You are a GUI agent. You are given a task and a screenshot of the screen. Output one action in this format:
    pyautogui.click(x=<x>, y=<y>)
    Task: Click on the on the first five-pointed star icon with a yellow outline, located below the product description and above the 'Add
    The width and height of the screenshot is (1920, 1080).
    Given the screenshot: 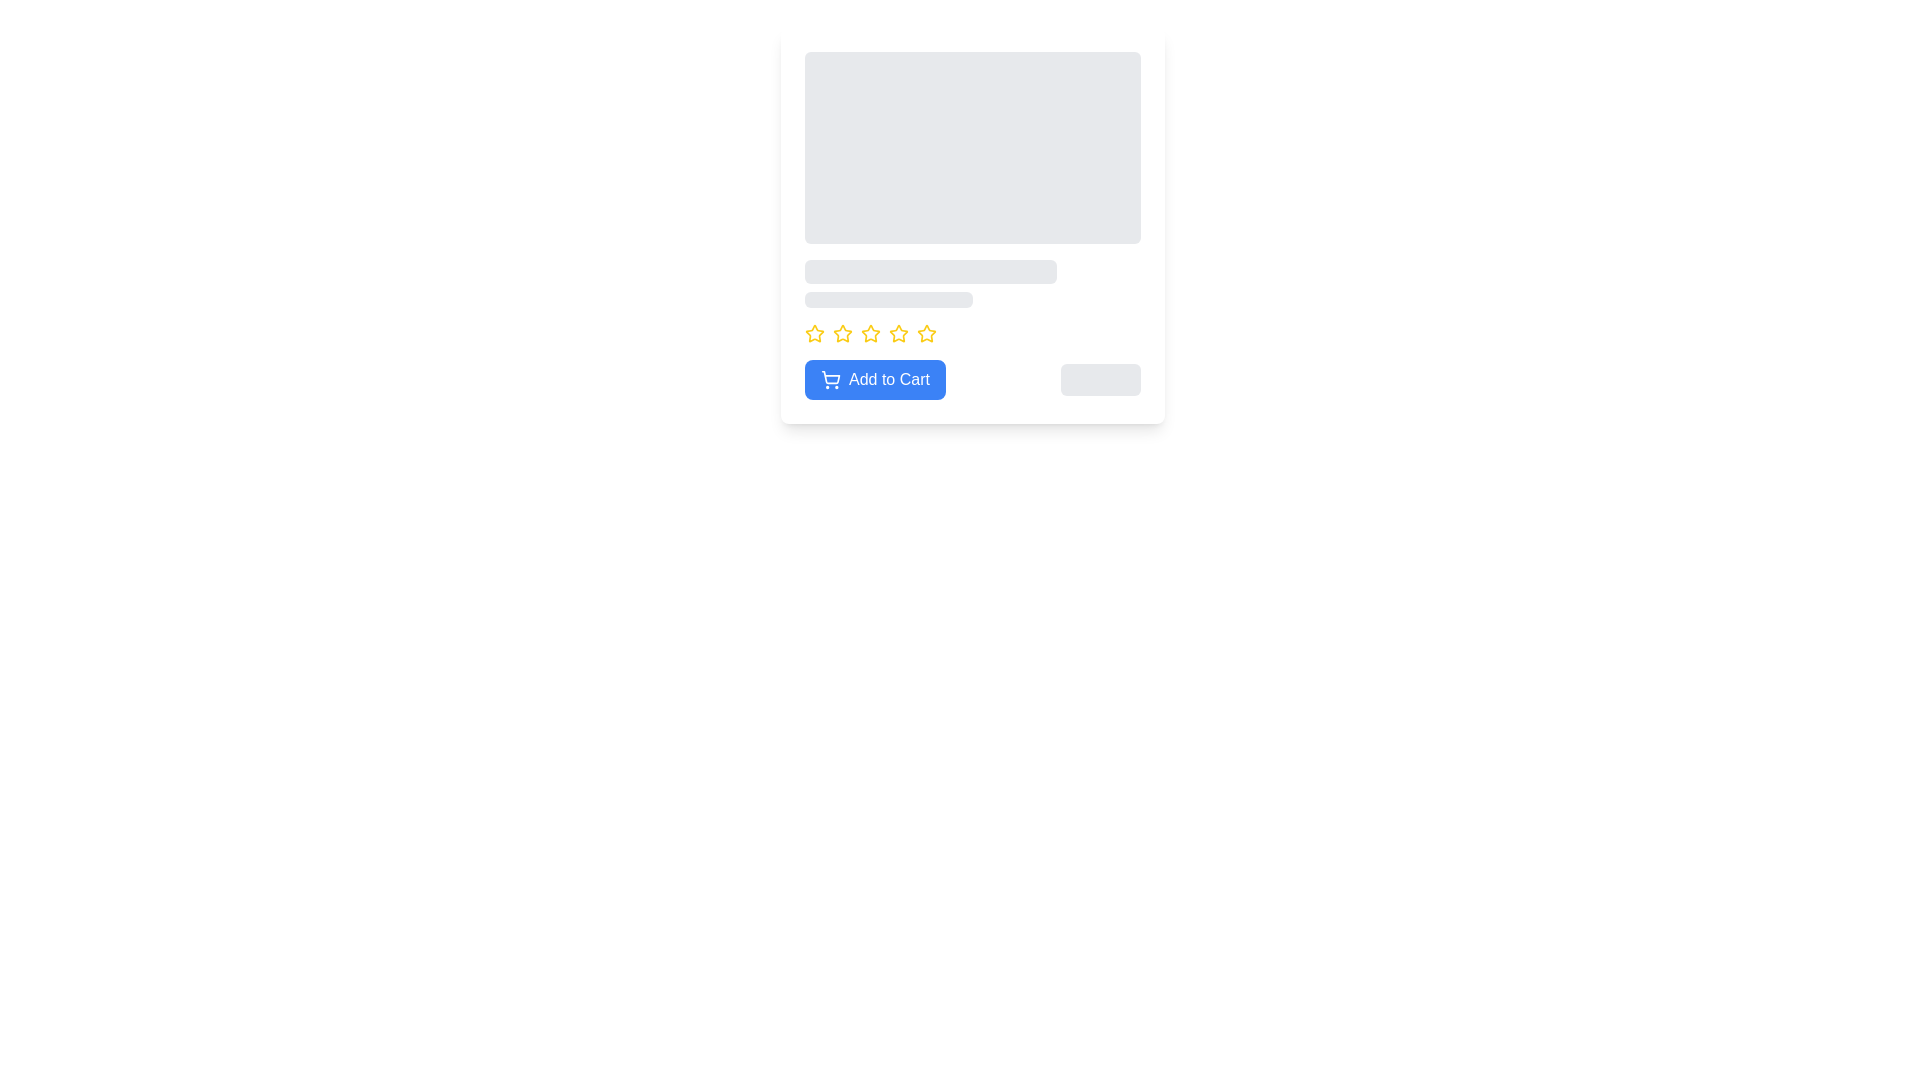 What is the action you would take?
    pyautogui.click(x=815, y=333)
    